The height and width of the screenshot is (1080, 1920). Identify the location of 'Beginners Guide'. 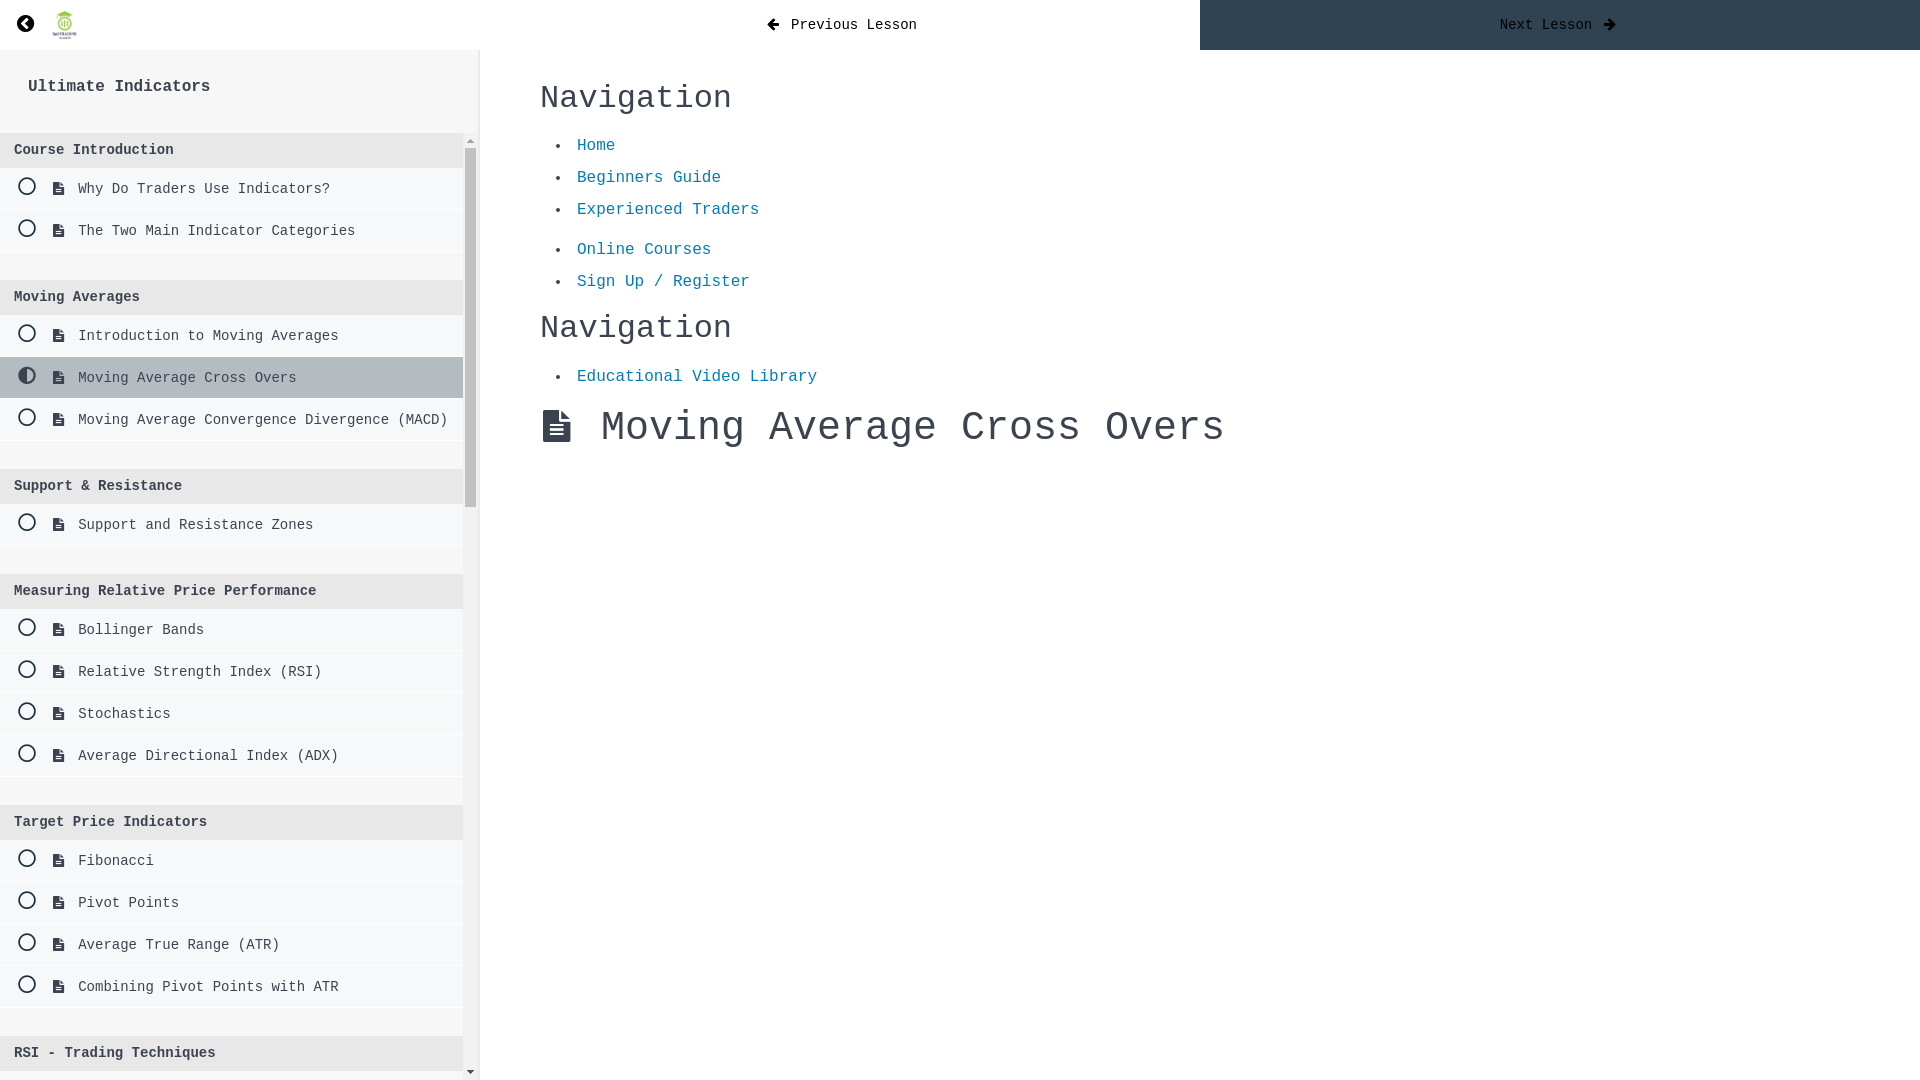
(648, 176).